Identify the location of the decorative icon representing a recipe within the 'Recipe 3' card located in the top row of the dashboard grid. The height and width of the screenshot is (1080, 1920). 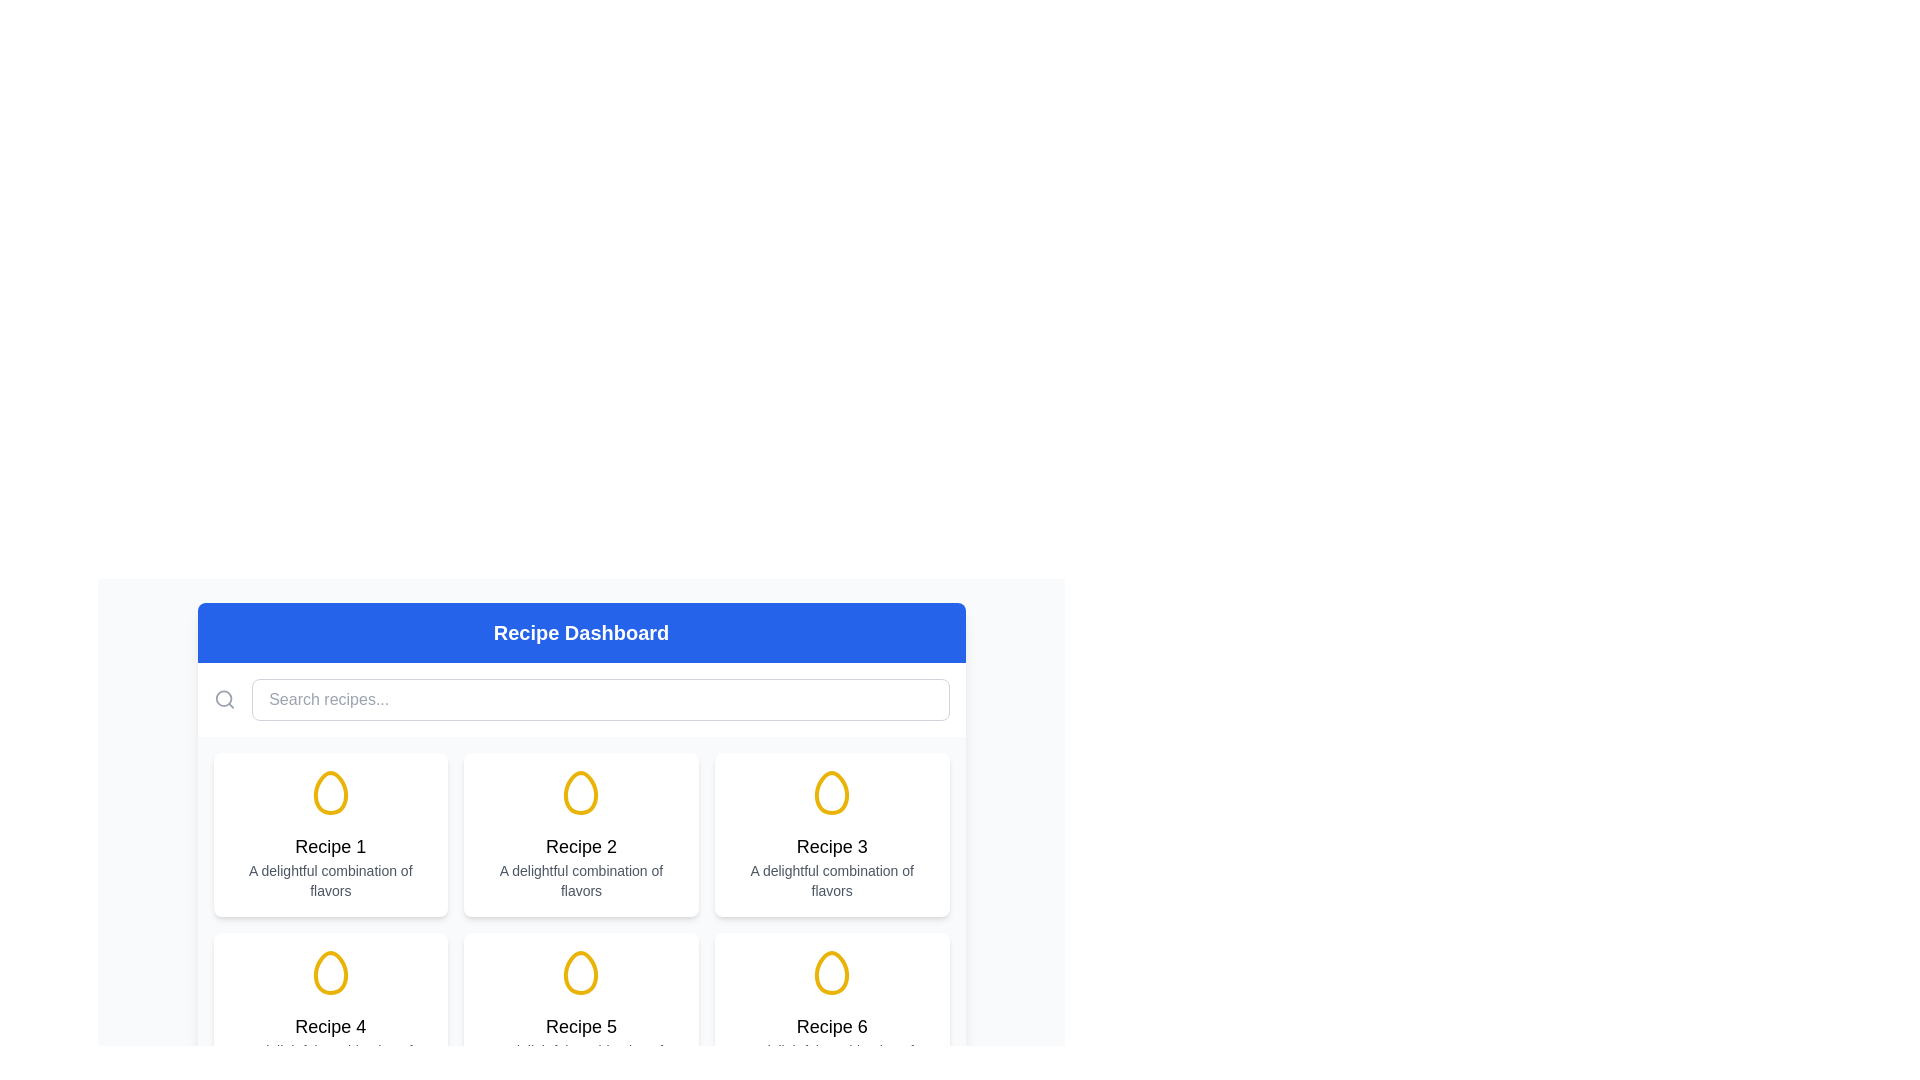
(832, 792).